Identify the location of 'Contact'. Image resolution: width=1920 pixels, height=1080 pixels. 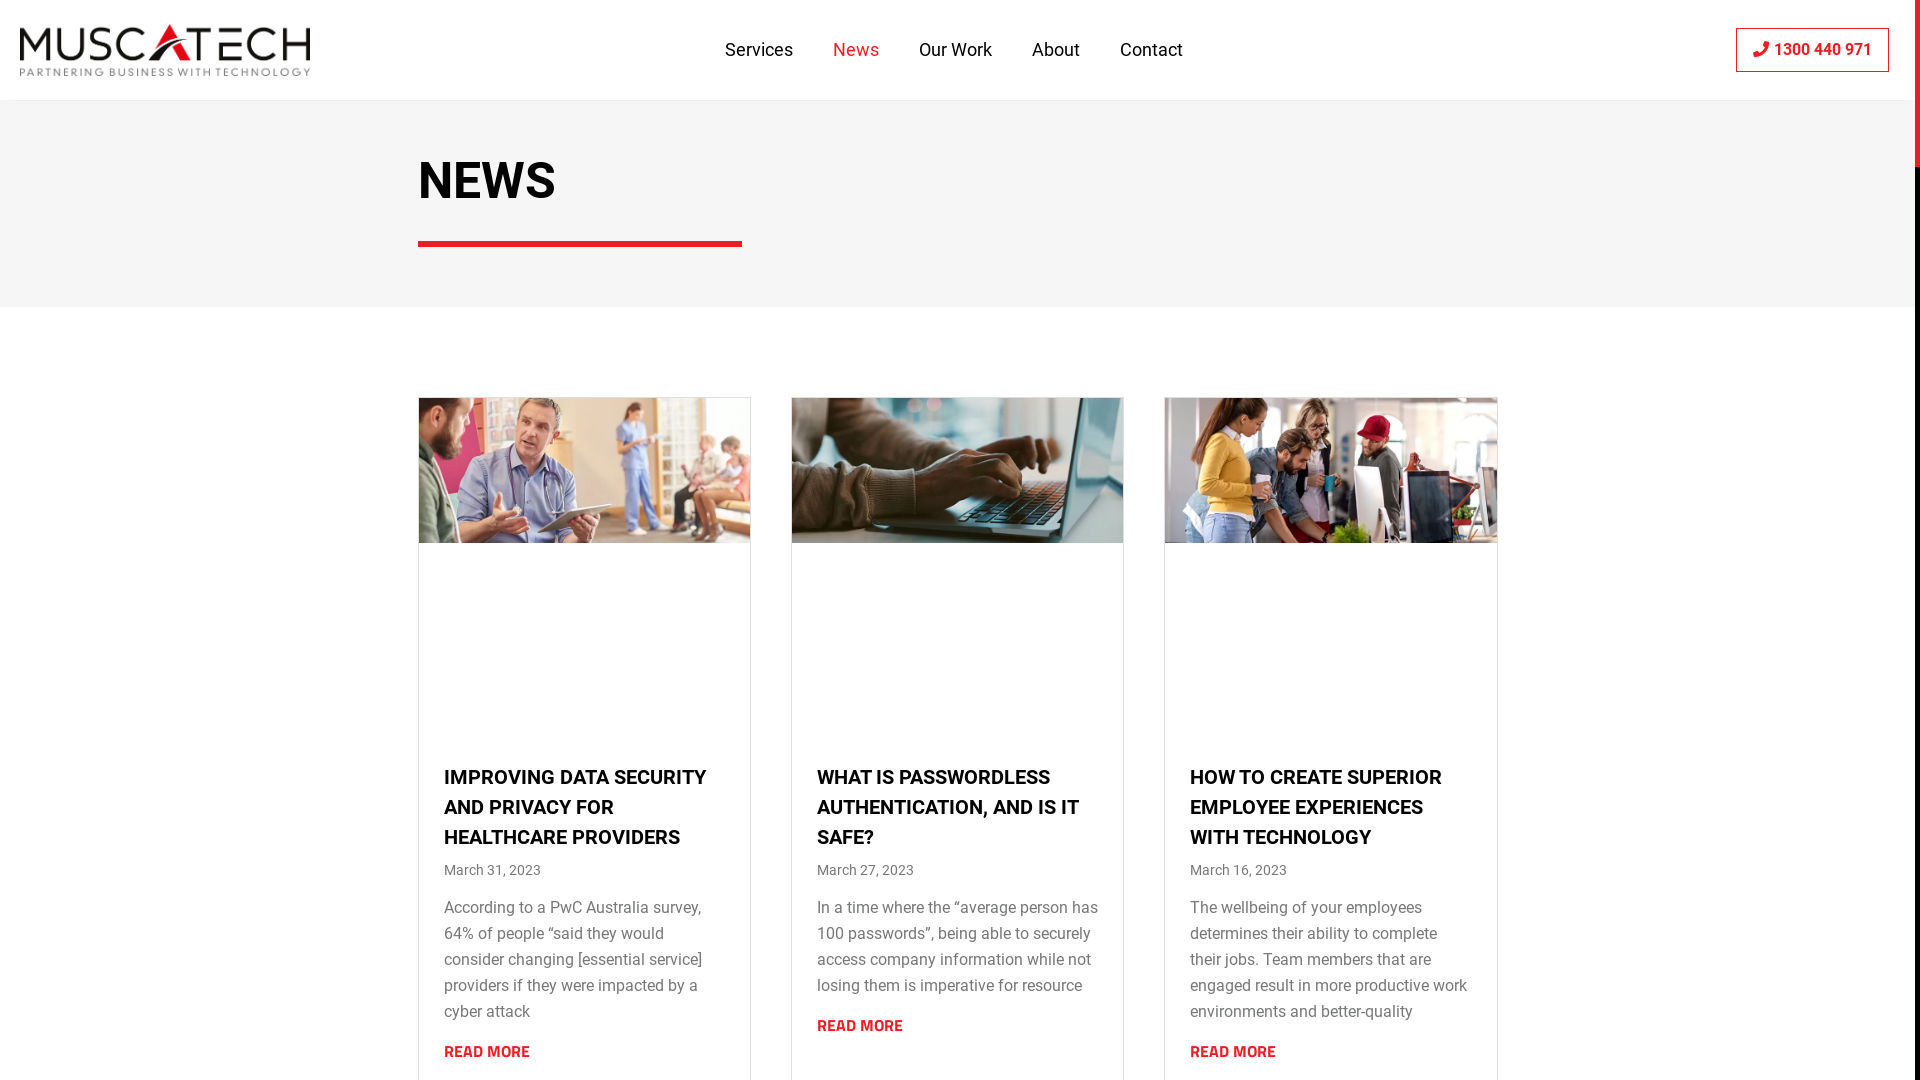
(1151, 49).